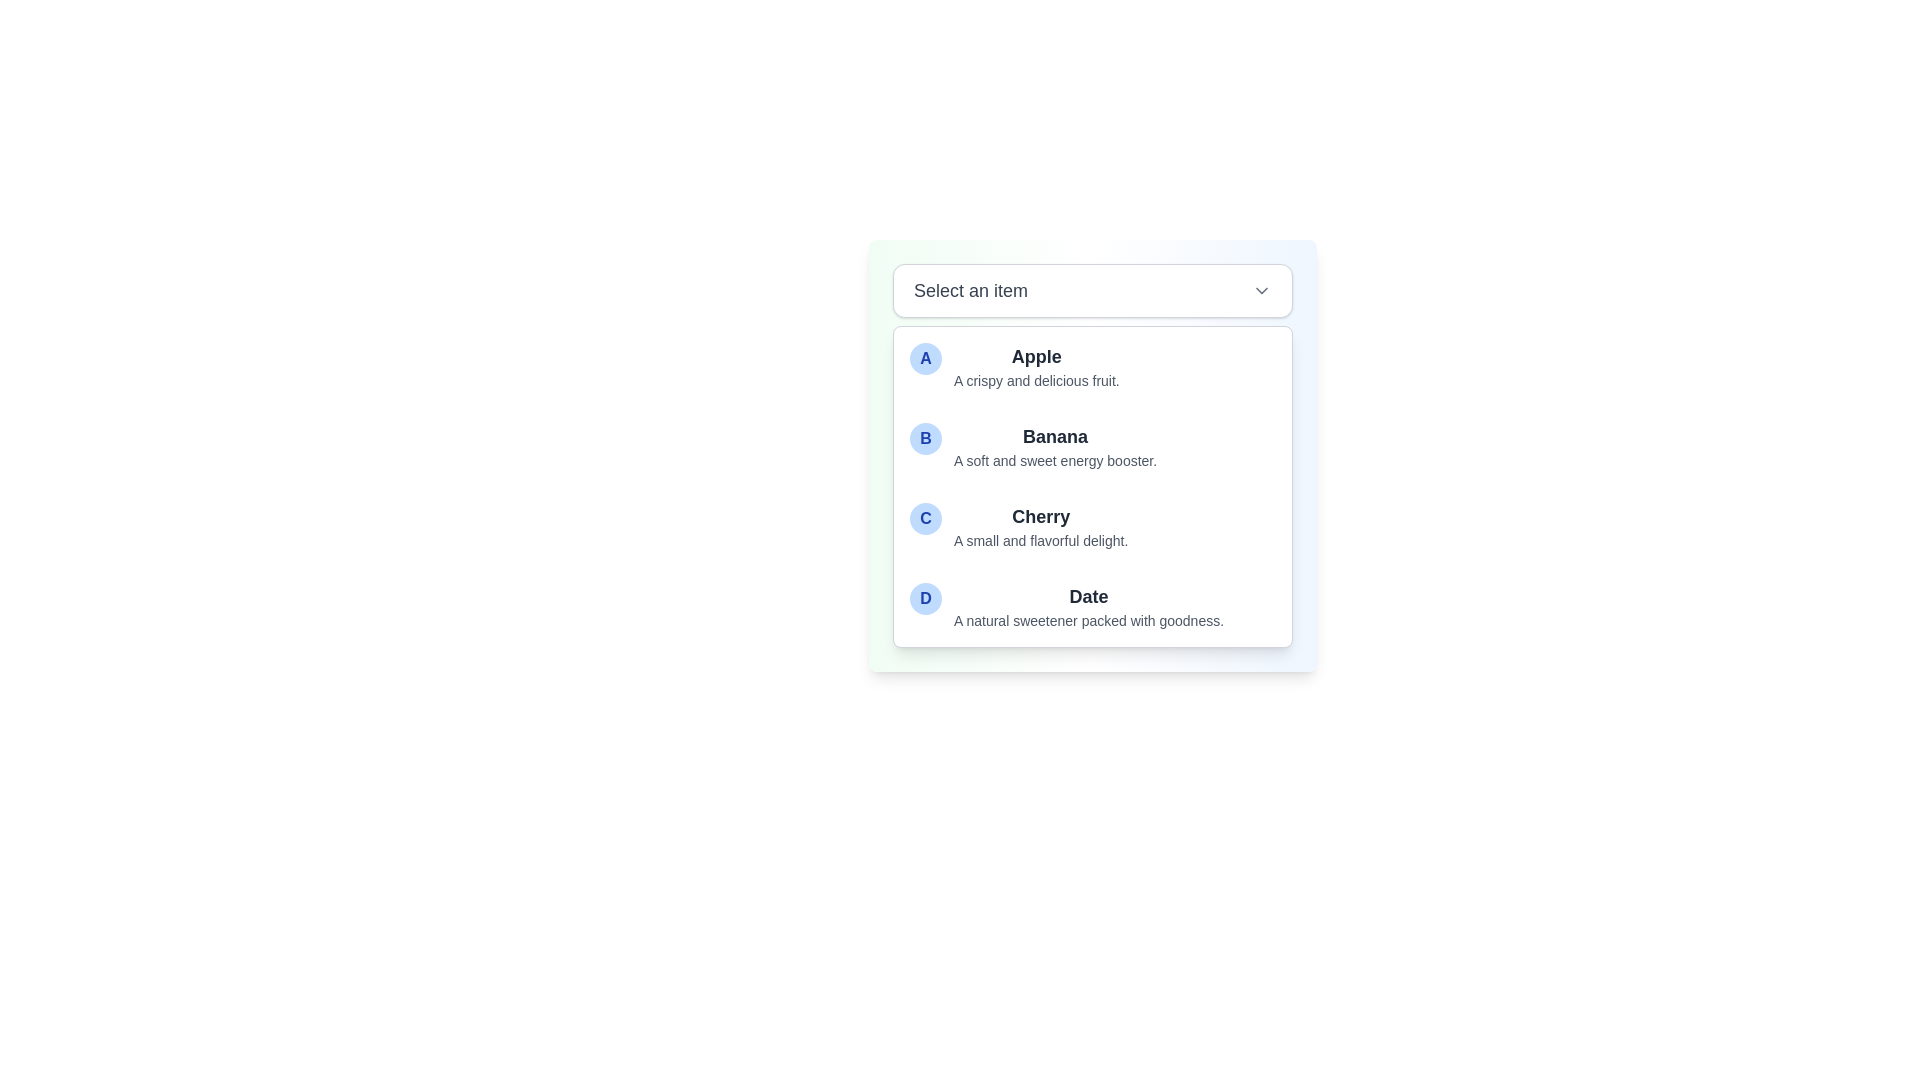 Image resolution: width=1920 pixels, height=1080 pixels. What do you see at coordinates (1040, 526) in the screenshot?
I see `the list item displaying 'Cherry' in bold text` at bounding box center [1040, 526].